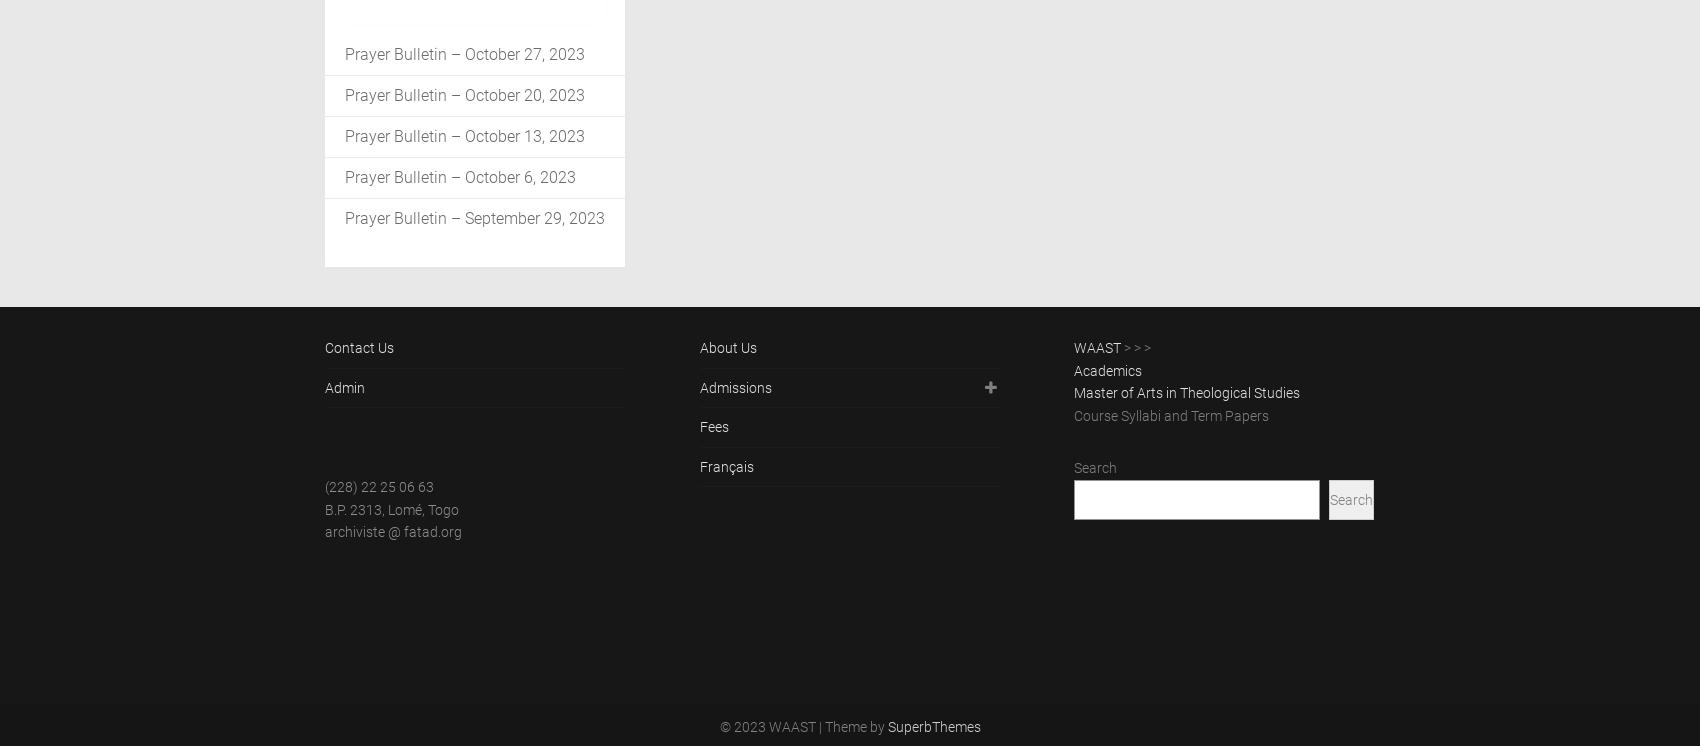  Describe the element at coordinates (735, 387) in the screenshot. I see `'Admissions'` at that location.